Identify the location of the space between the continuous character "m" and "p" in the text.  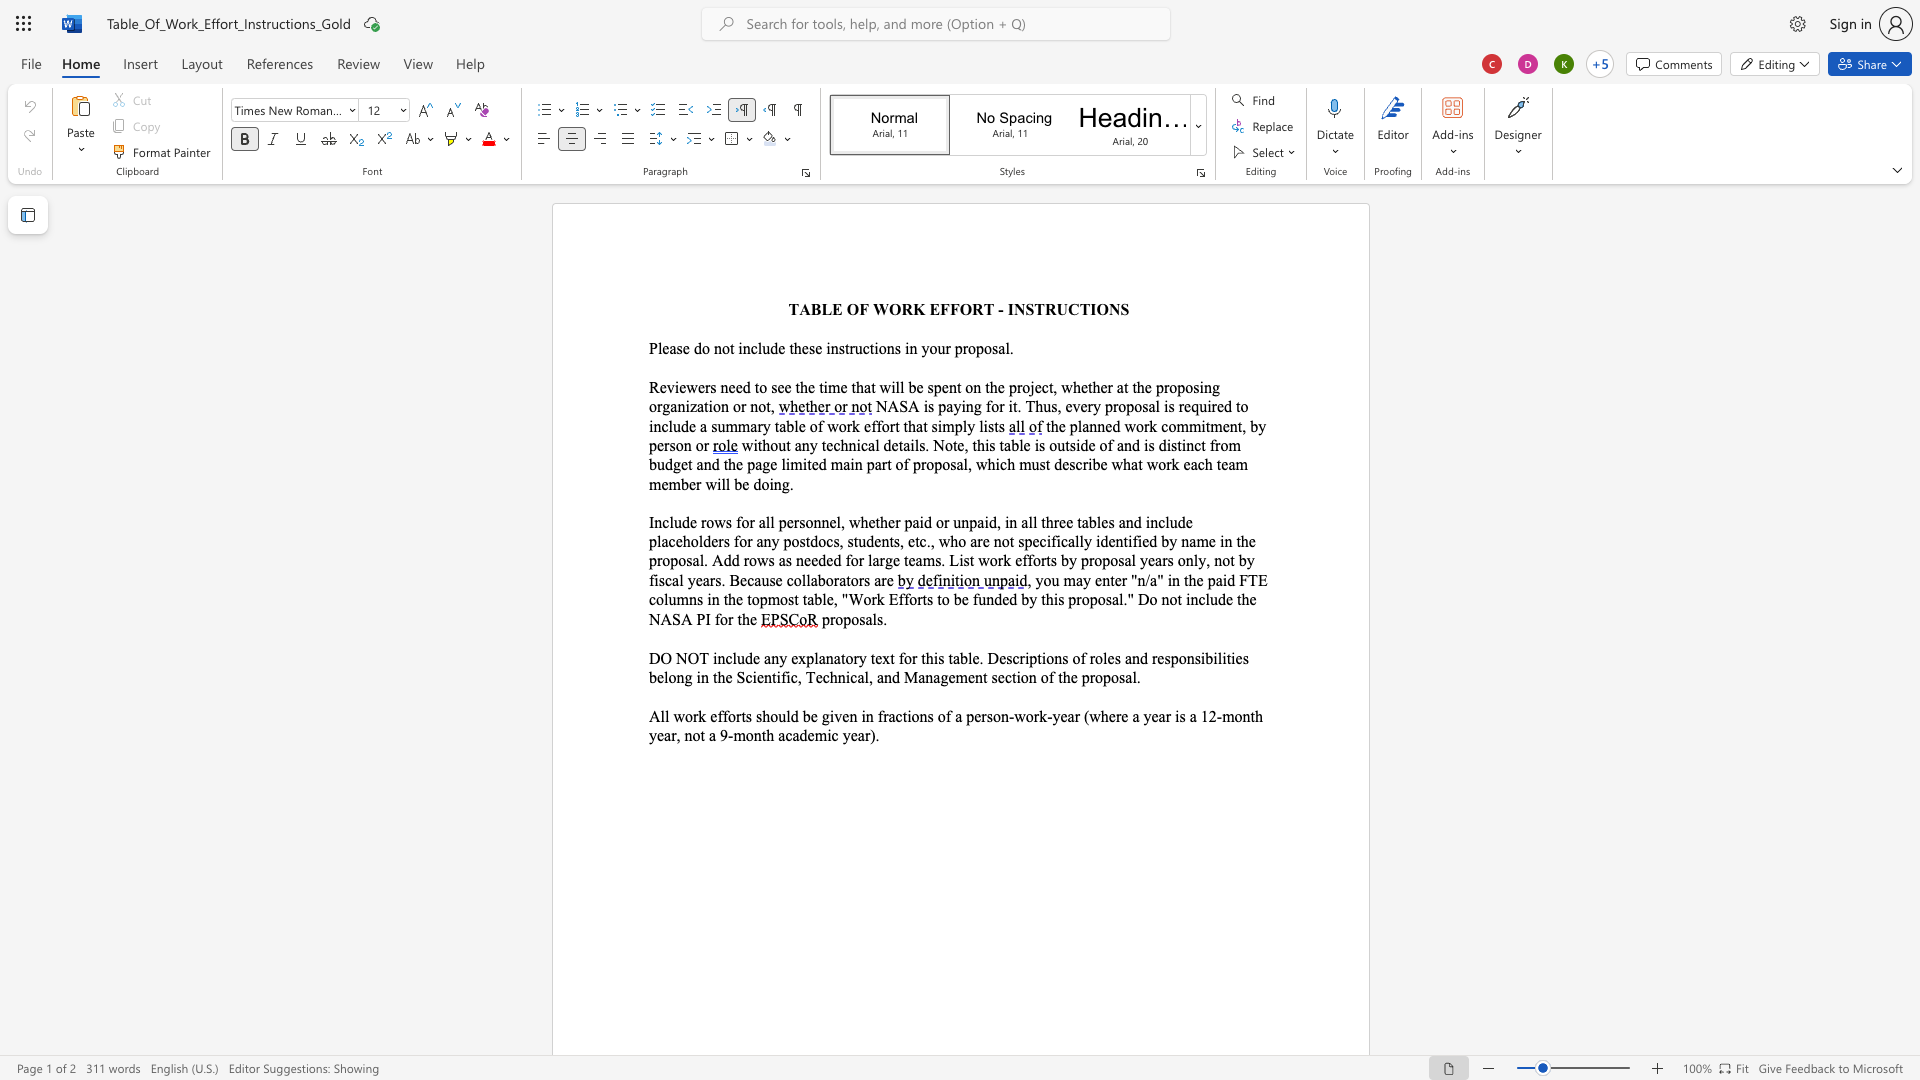
(952, 425).